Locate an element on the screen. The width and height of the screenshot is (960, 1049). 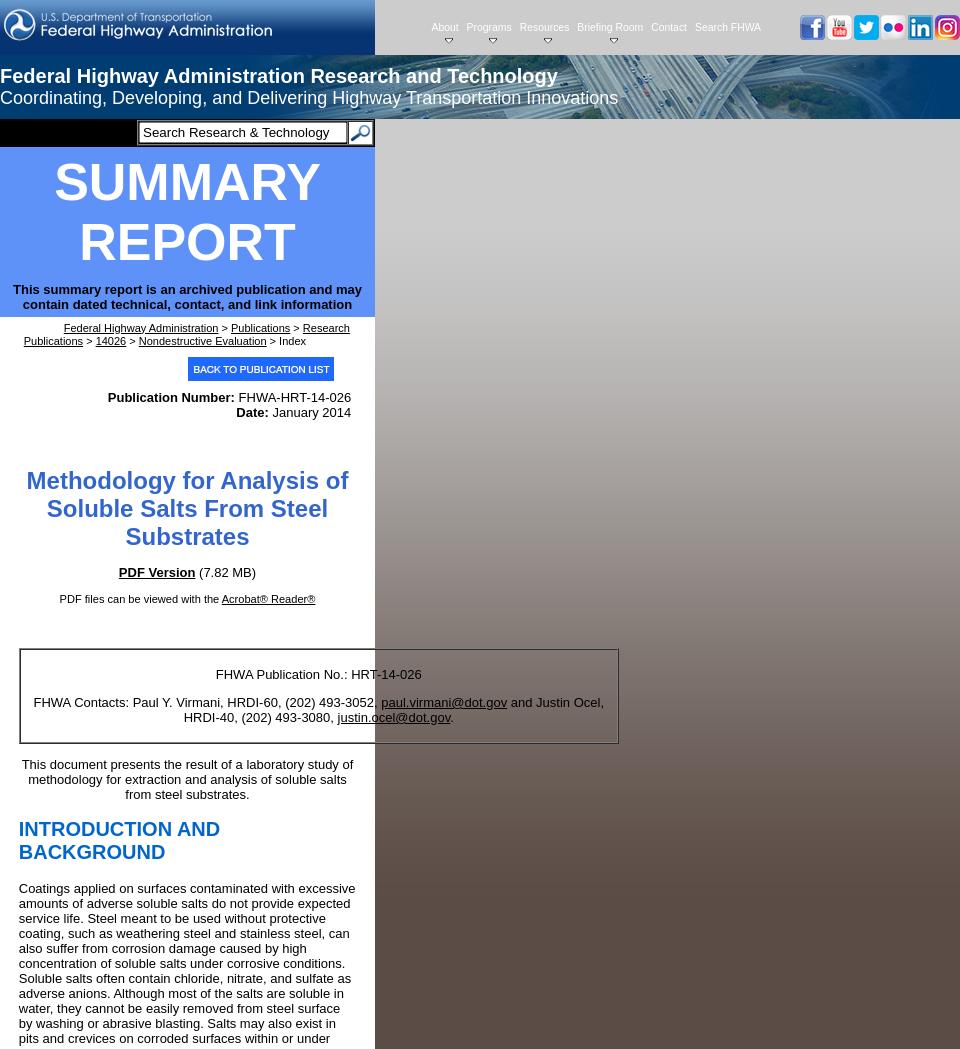
'SUMMARY REPORT' is located at coordinates (187, 210).